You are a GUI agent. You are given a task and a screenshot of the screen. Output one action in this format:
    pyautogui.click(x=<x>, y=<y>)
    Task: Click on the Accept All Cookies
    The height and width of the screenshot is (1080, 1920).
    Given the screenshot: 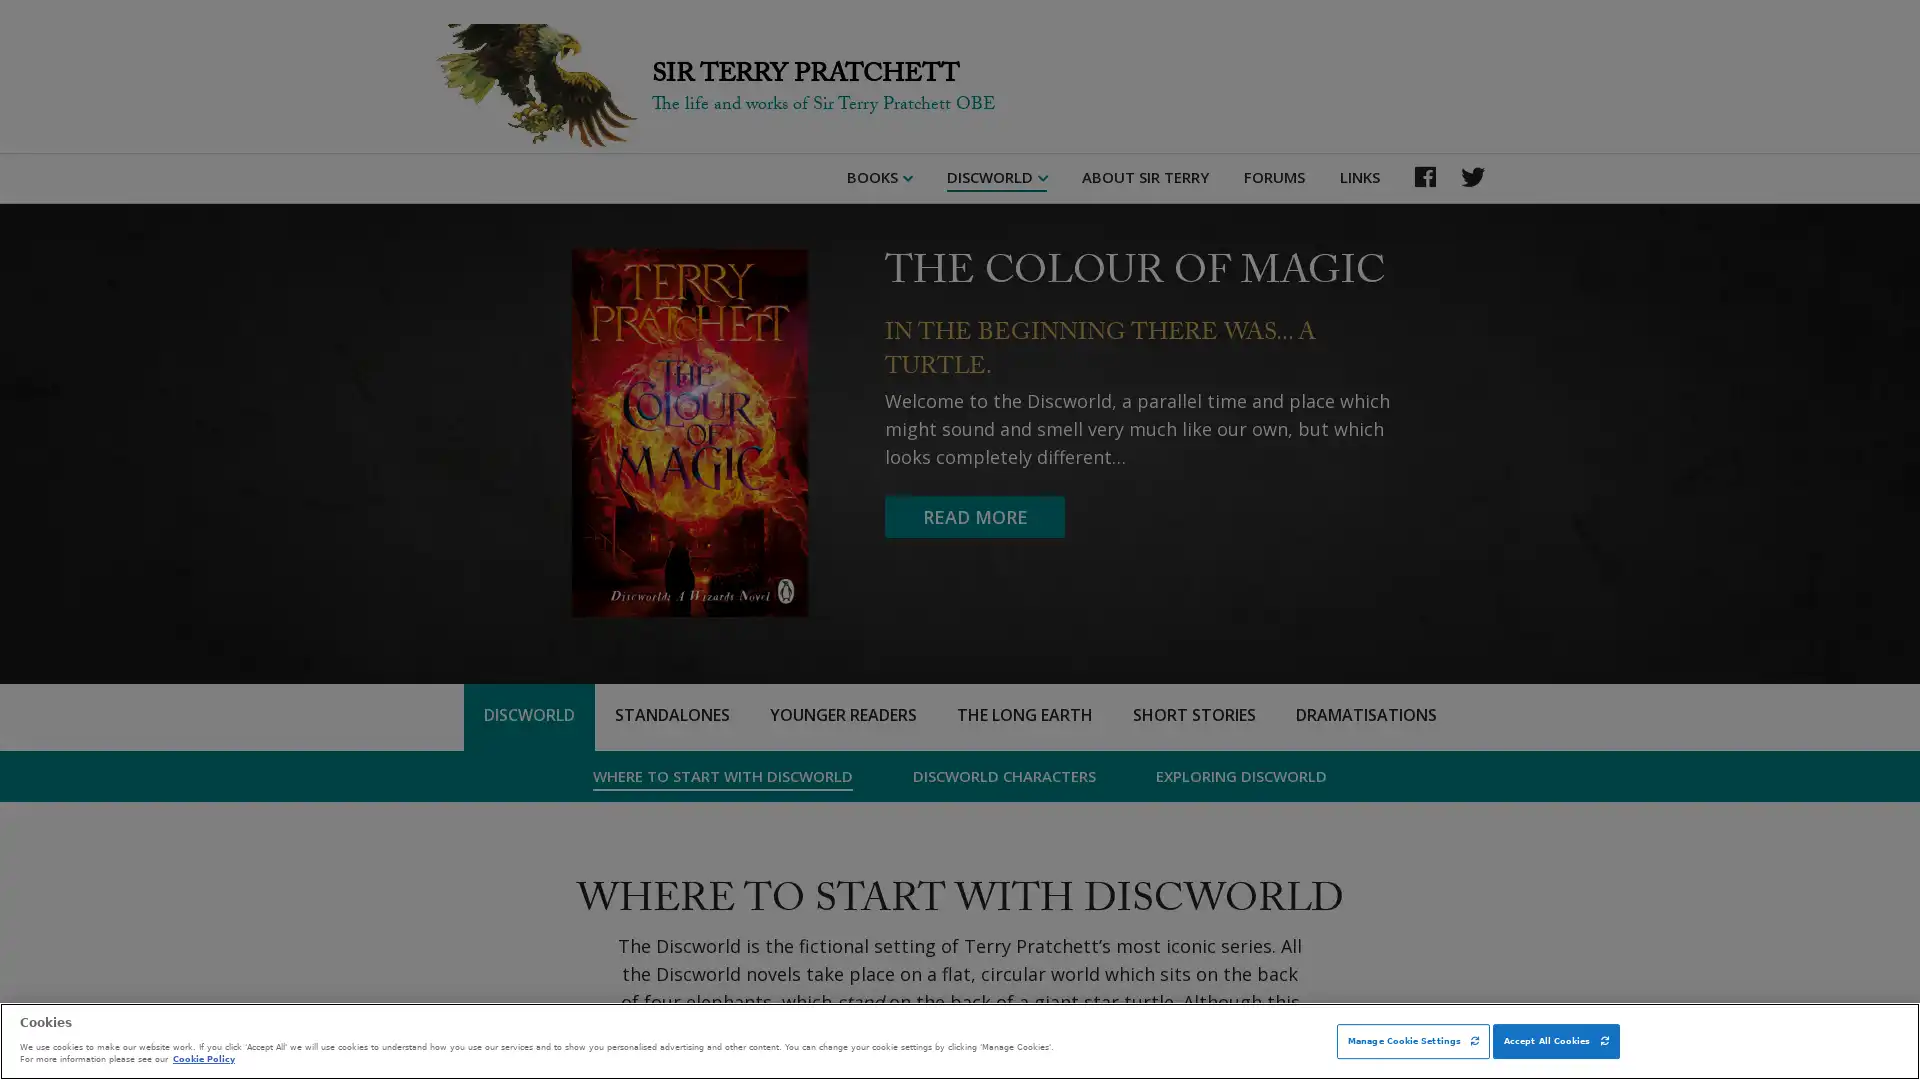 What is the action you would take?
    pyautogui.click(x=1554, y=1040)
    